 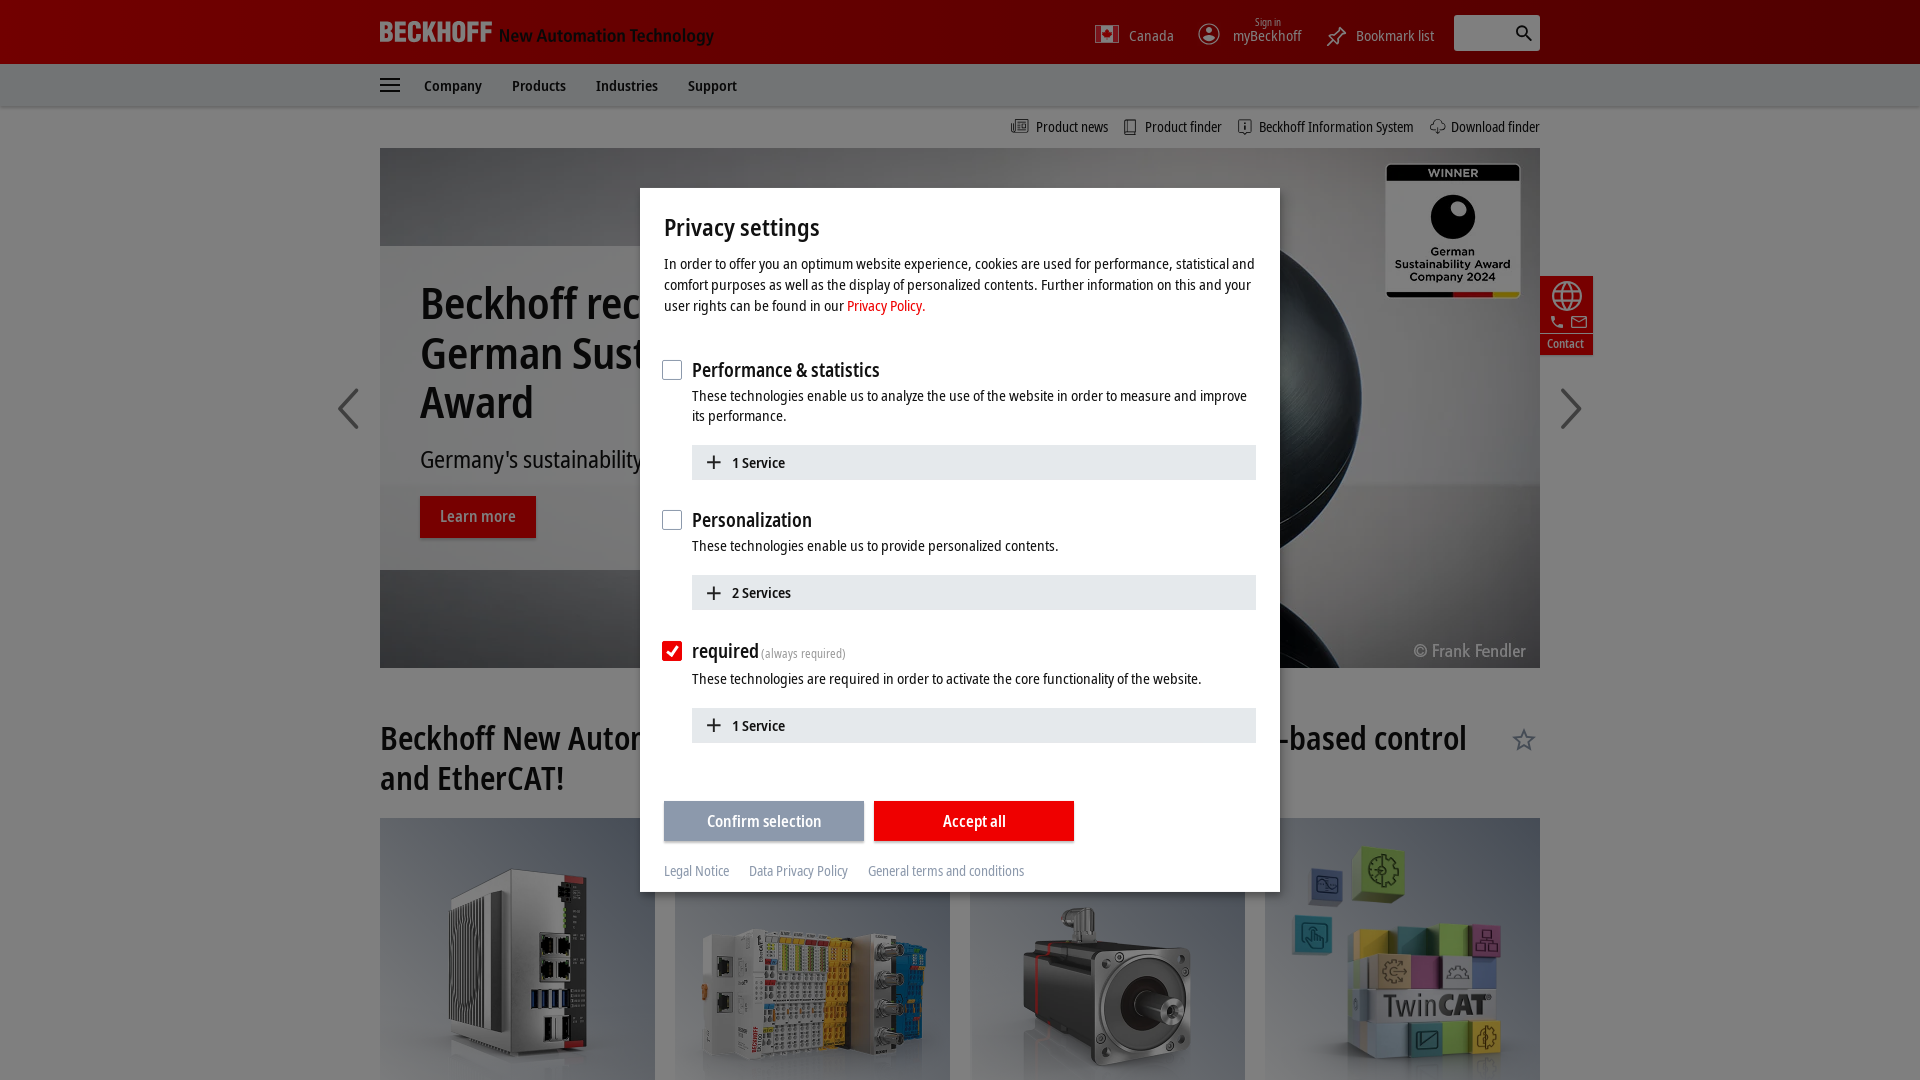 I want to click on 'Product finder', so click(x=1172, y=127).